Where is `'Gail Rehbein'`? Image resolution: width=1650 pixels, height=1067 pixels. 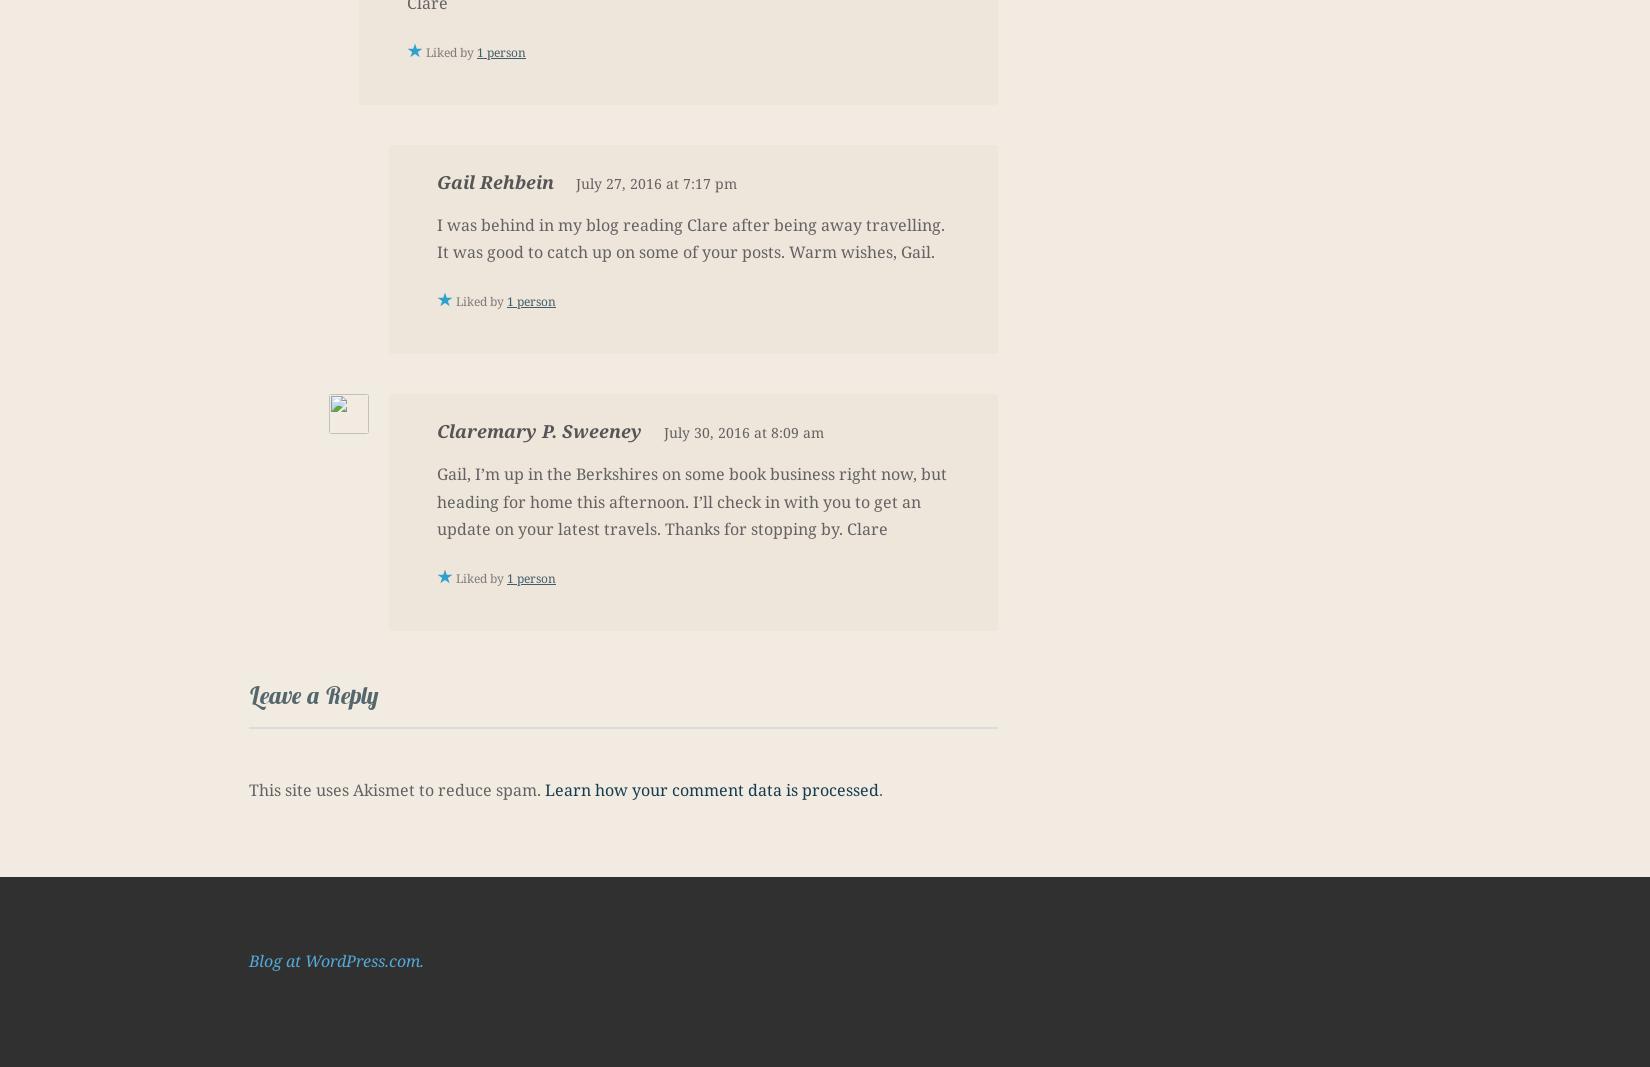 'Gail Rehbein' is located at coordinates (494, 180).